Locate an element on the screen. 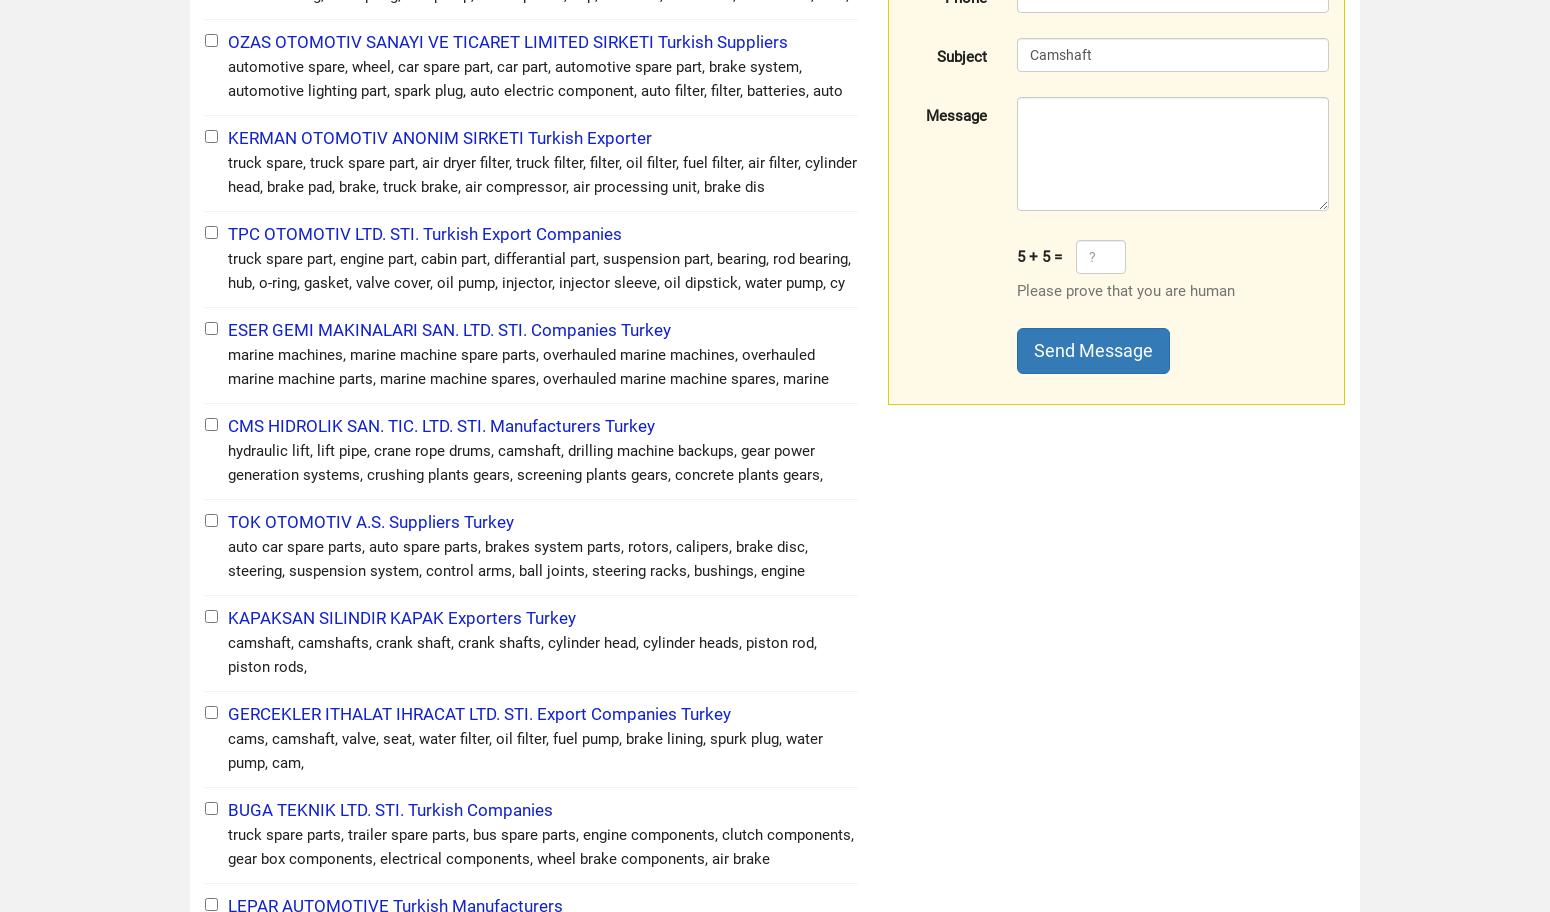 The image size is (1550, 912). 'truck spare parts, trailer spare parts, bus spare parts, engine components, clutch components, gear box components, electrical components, wheel brake components, air brake components, brake component' is located at coordinates (539, 858).